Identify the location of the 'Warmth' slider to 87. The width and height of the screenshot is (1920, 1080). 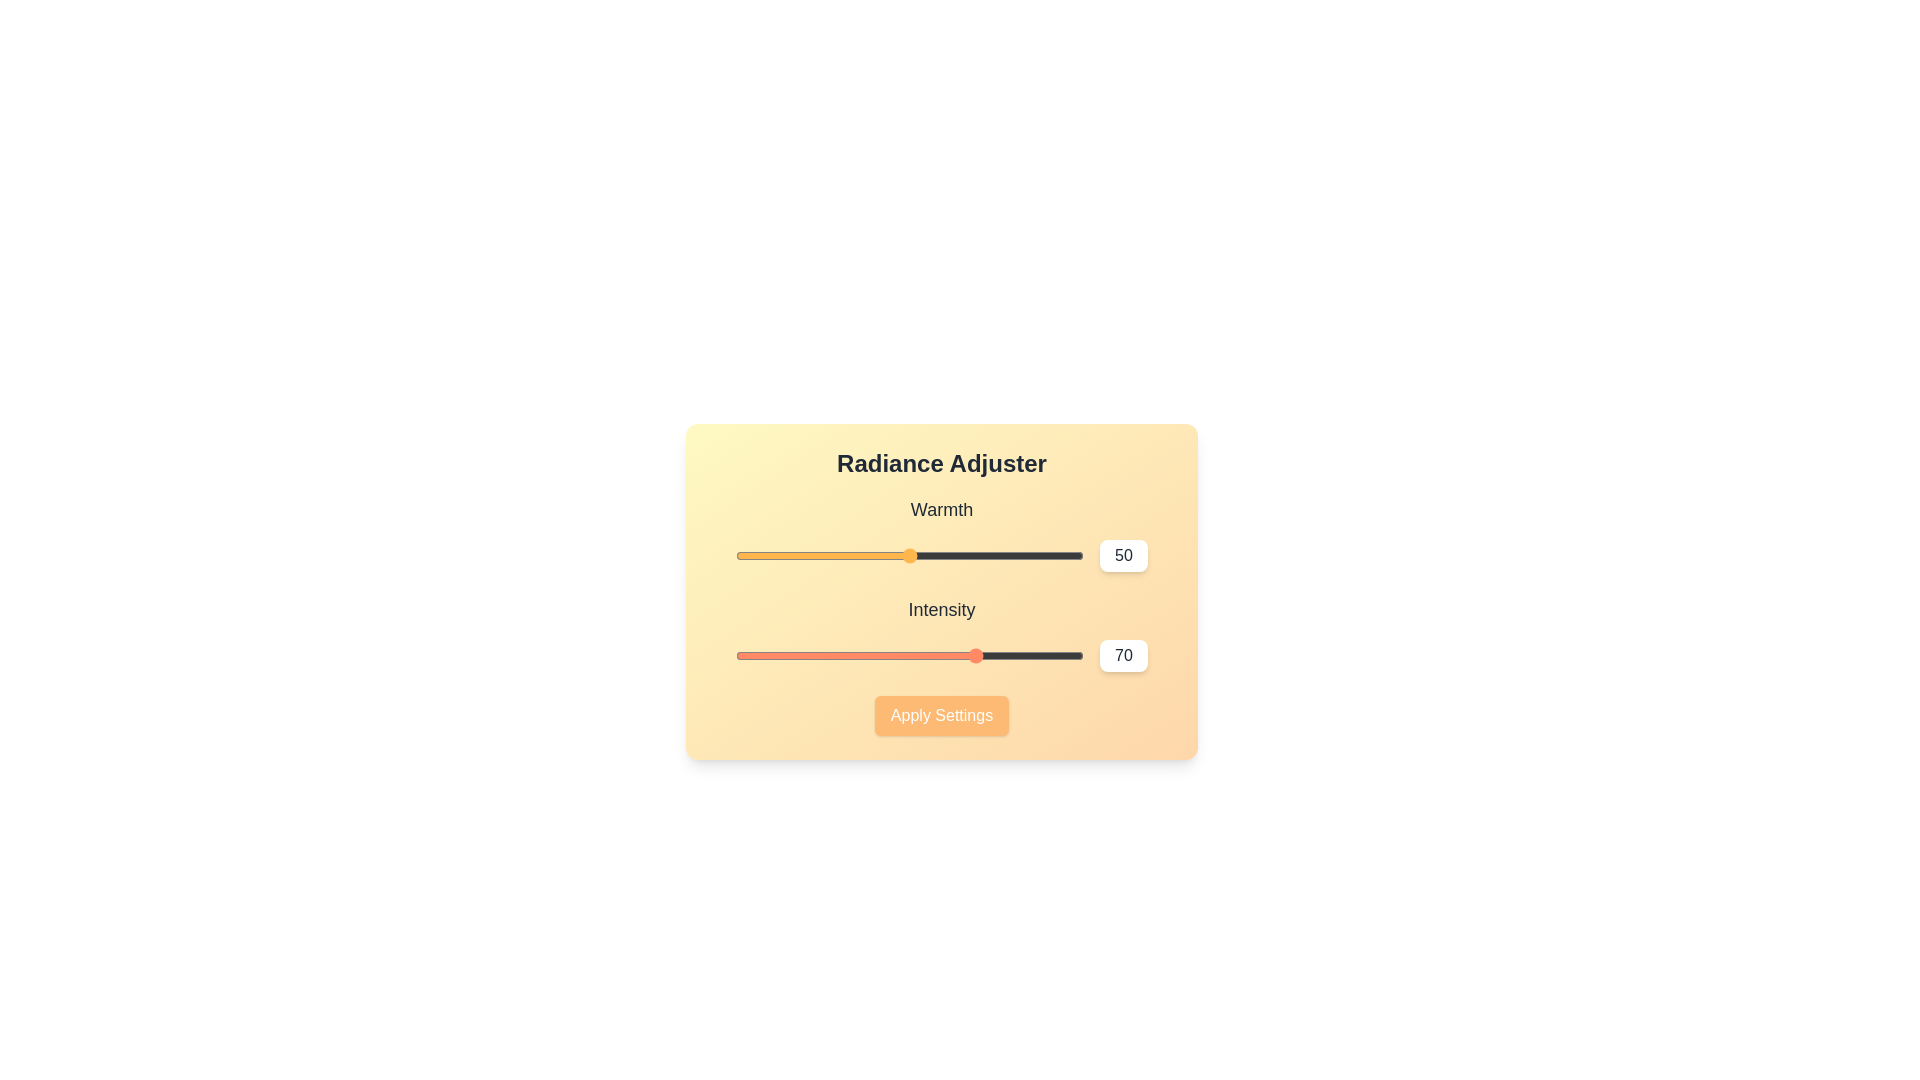
(1038, 555).